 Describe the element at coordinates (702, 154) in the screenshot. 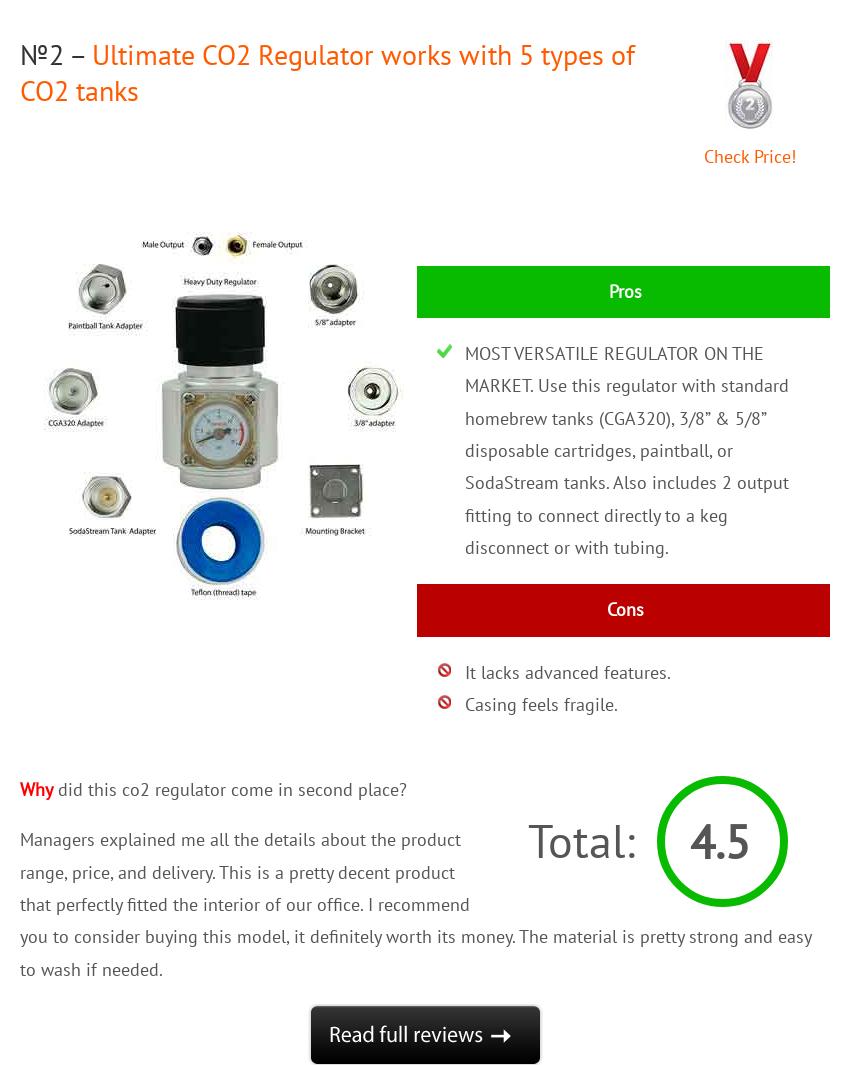

I see `'Check Price!'` at that location.